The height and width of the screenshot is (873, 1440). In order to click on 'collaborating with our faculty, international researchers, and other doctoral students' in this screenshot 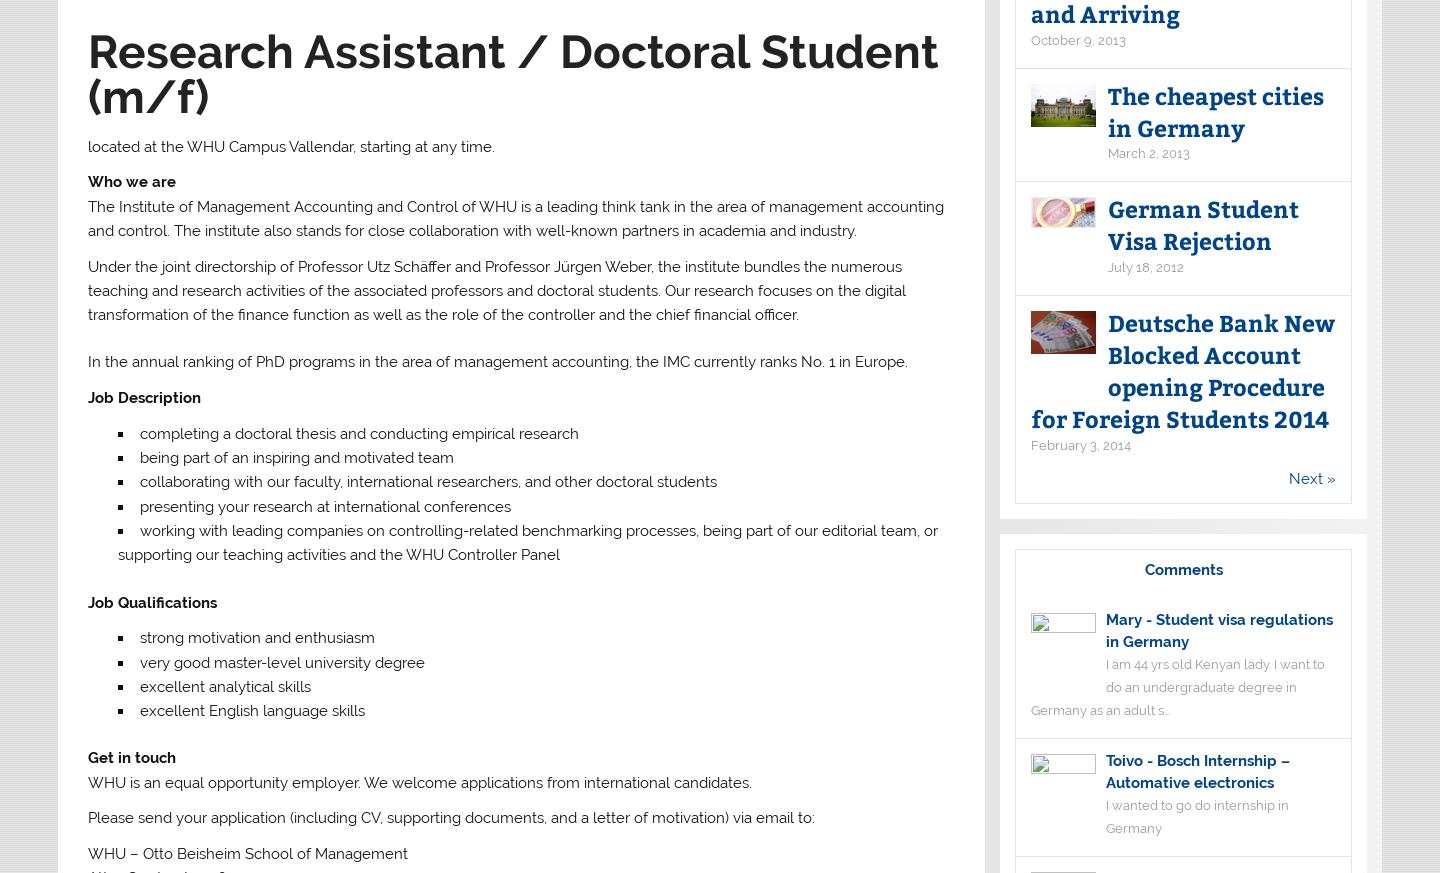, I will do `click(427, 481)`.